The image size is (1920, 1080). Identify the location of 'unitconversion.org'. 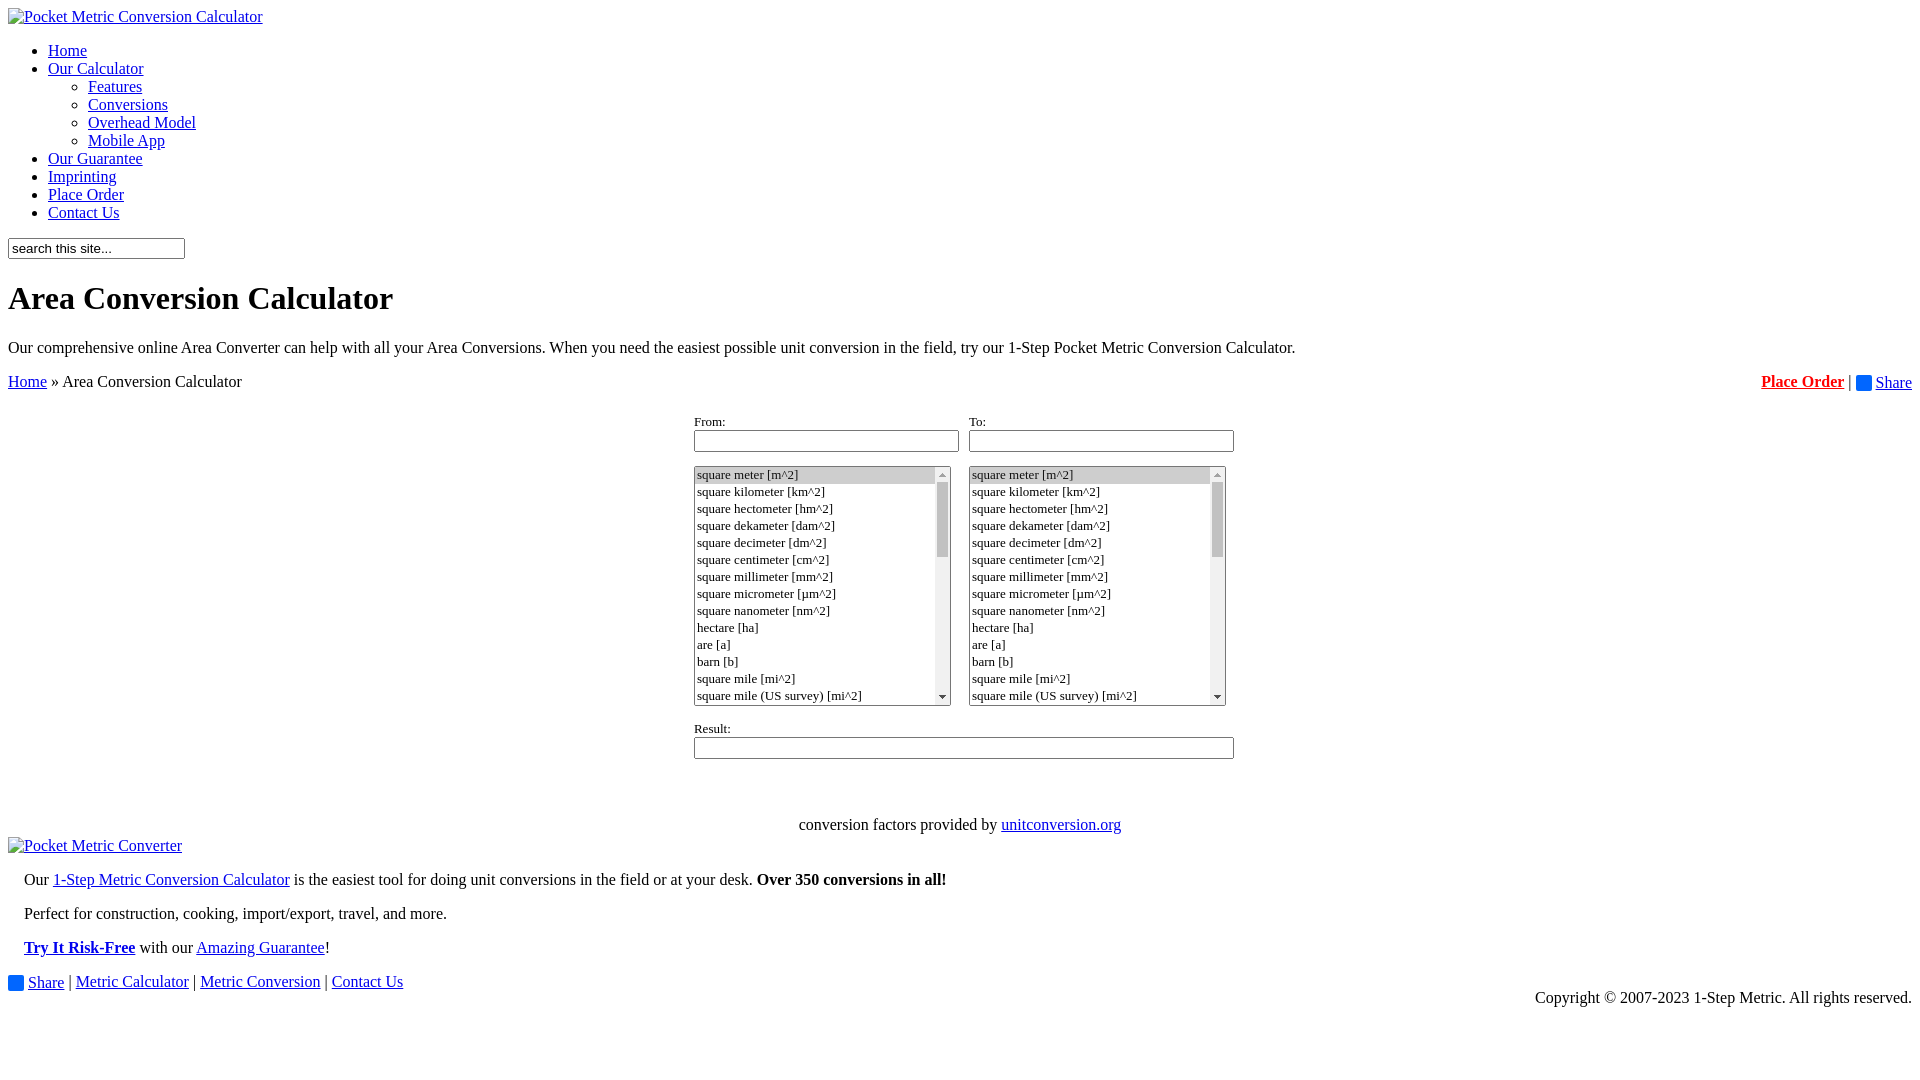
(1059, 824).